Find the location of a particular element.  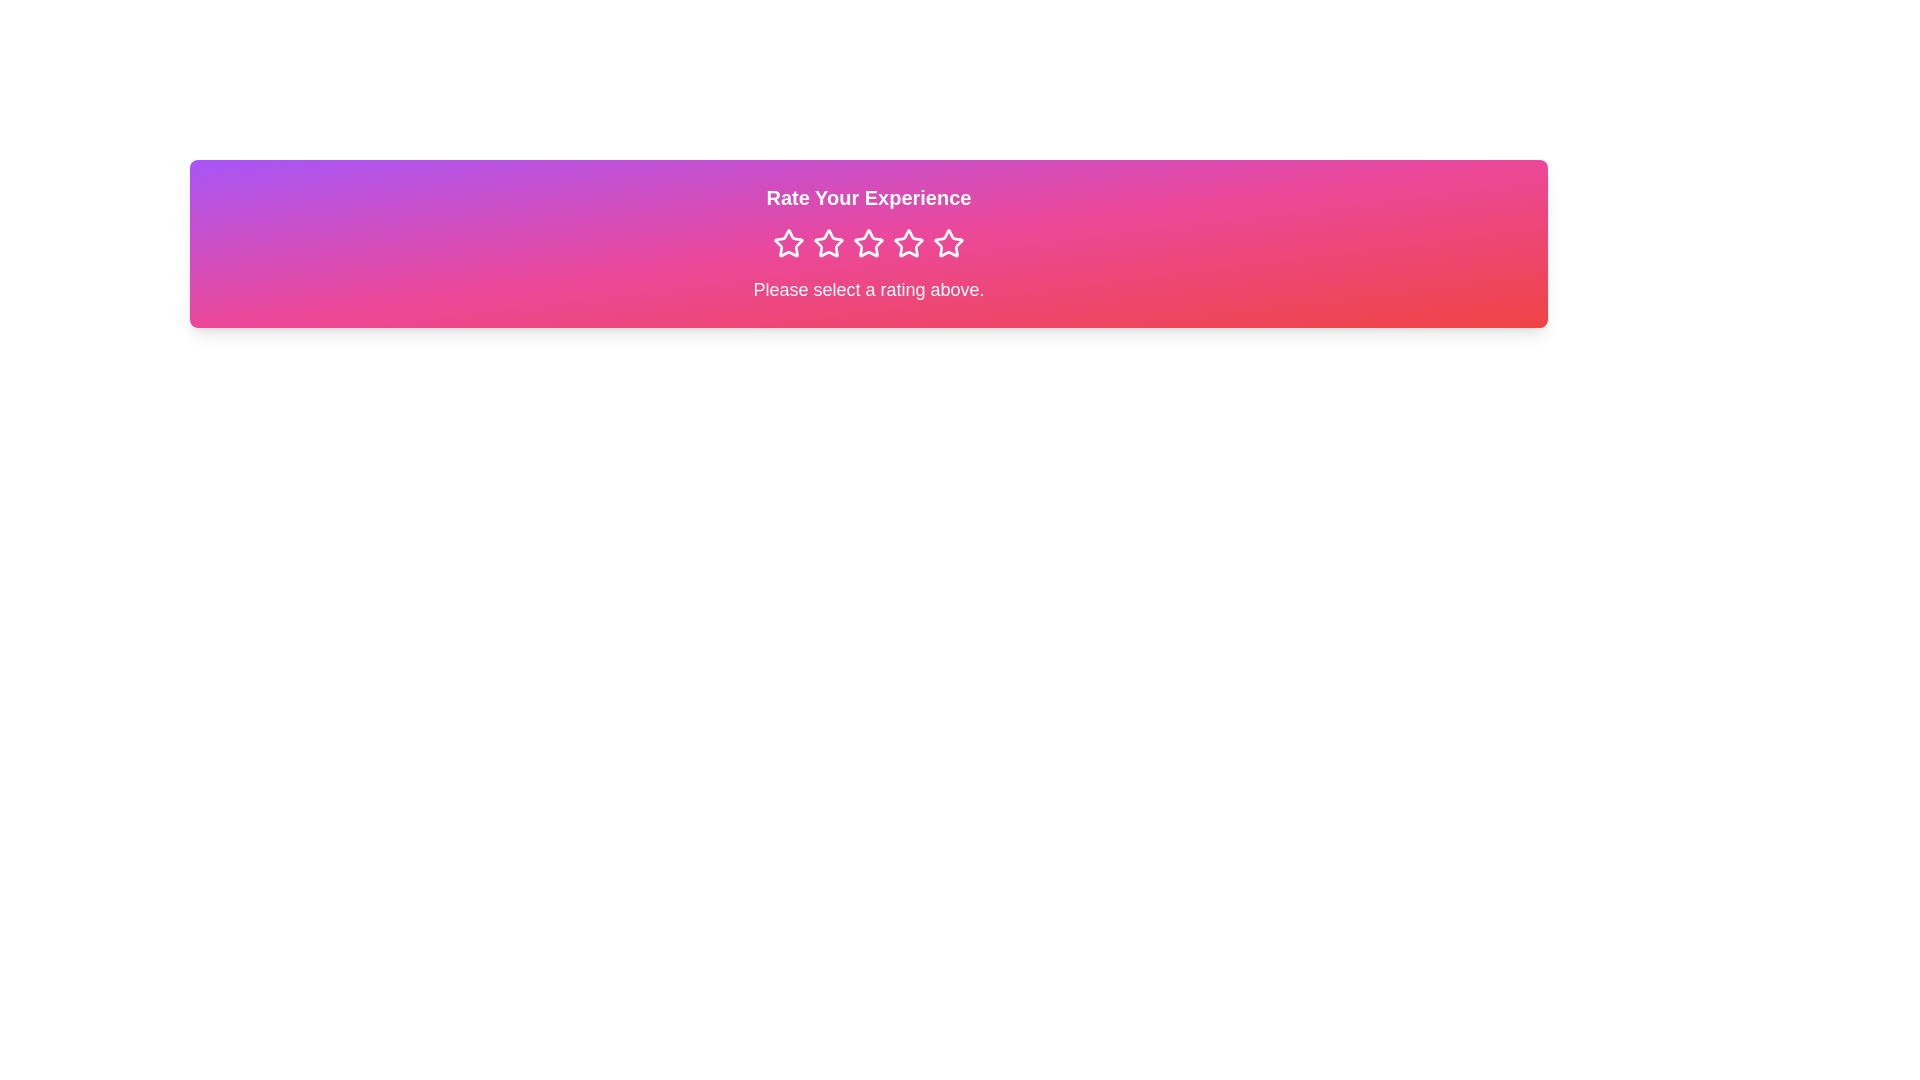

each star icon in the Rating Component, which is a horizontal arrangement of five stars used for rating, located centrally in the layout under the title 'Rate Your Experience' is located at coordinates (868, 242).